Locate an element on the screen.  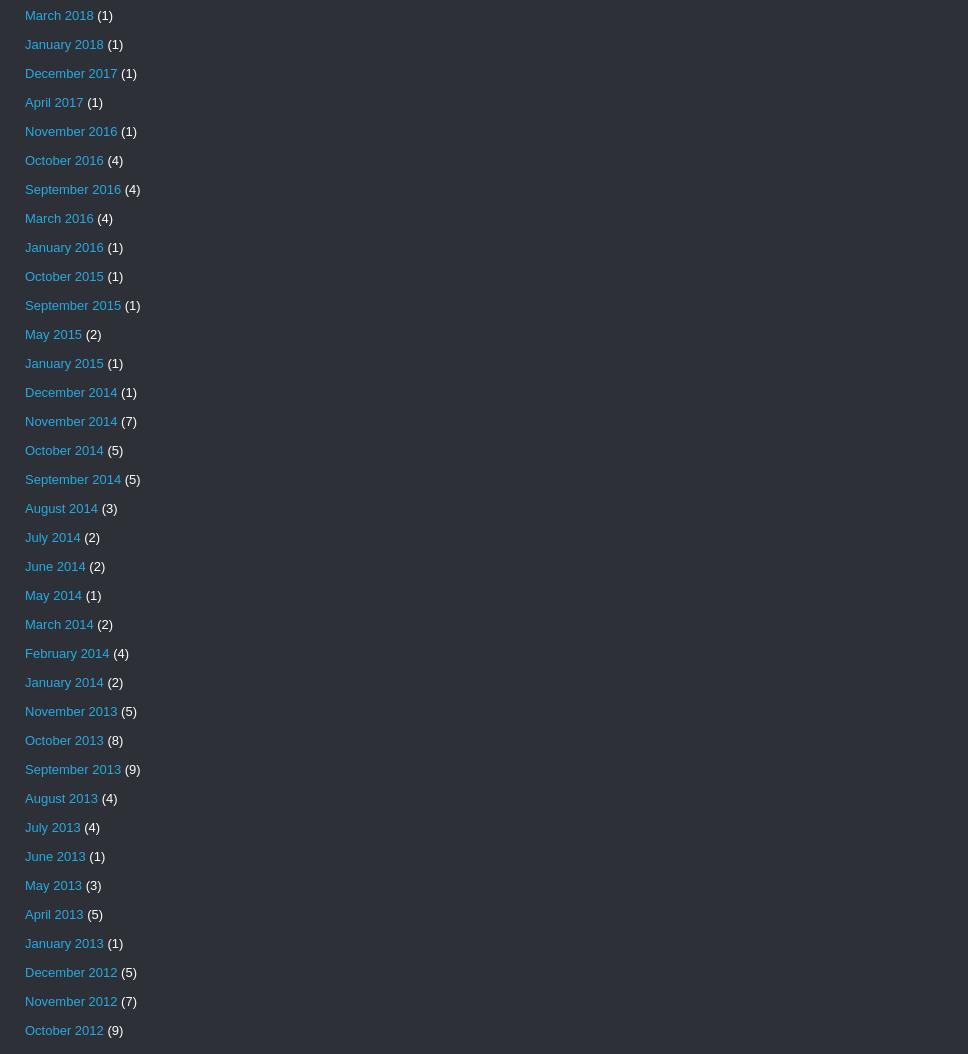
'March 2014' is located at coordinates (58, 623).